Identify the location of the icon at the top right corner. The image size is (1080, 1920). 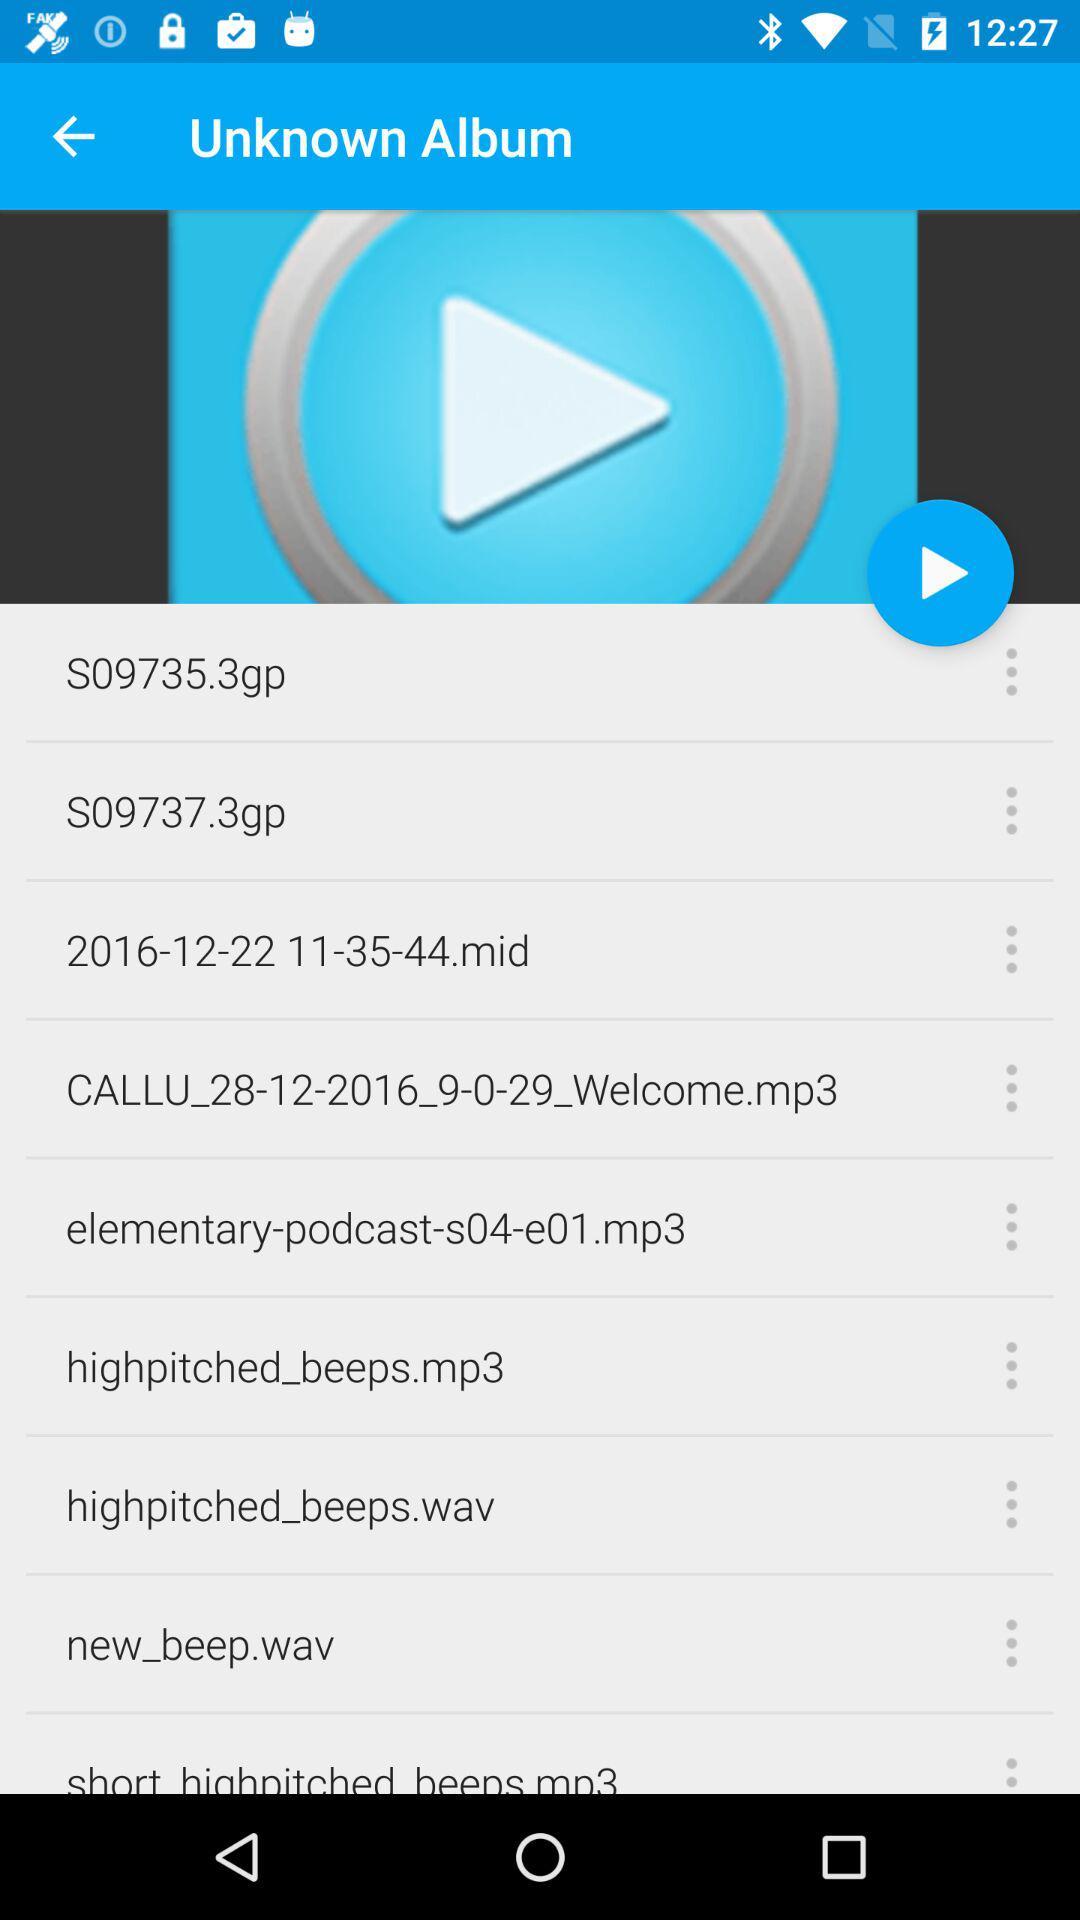
(940, 571).